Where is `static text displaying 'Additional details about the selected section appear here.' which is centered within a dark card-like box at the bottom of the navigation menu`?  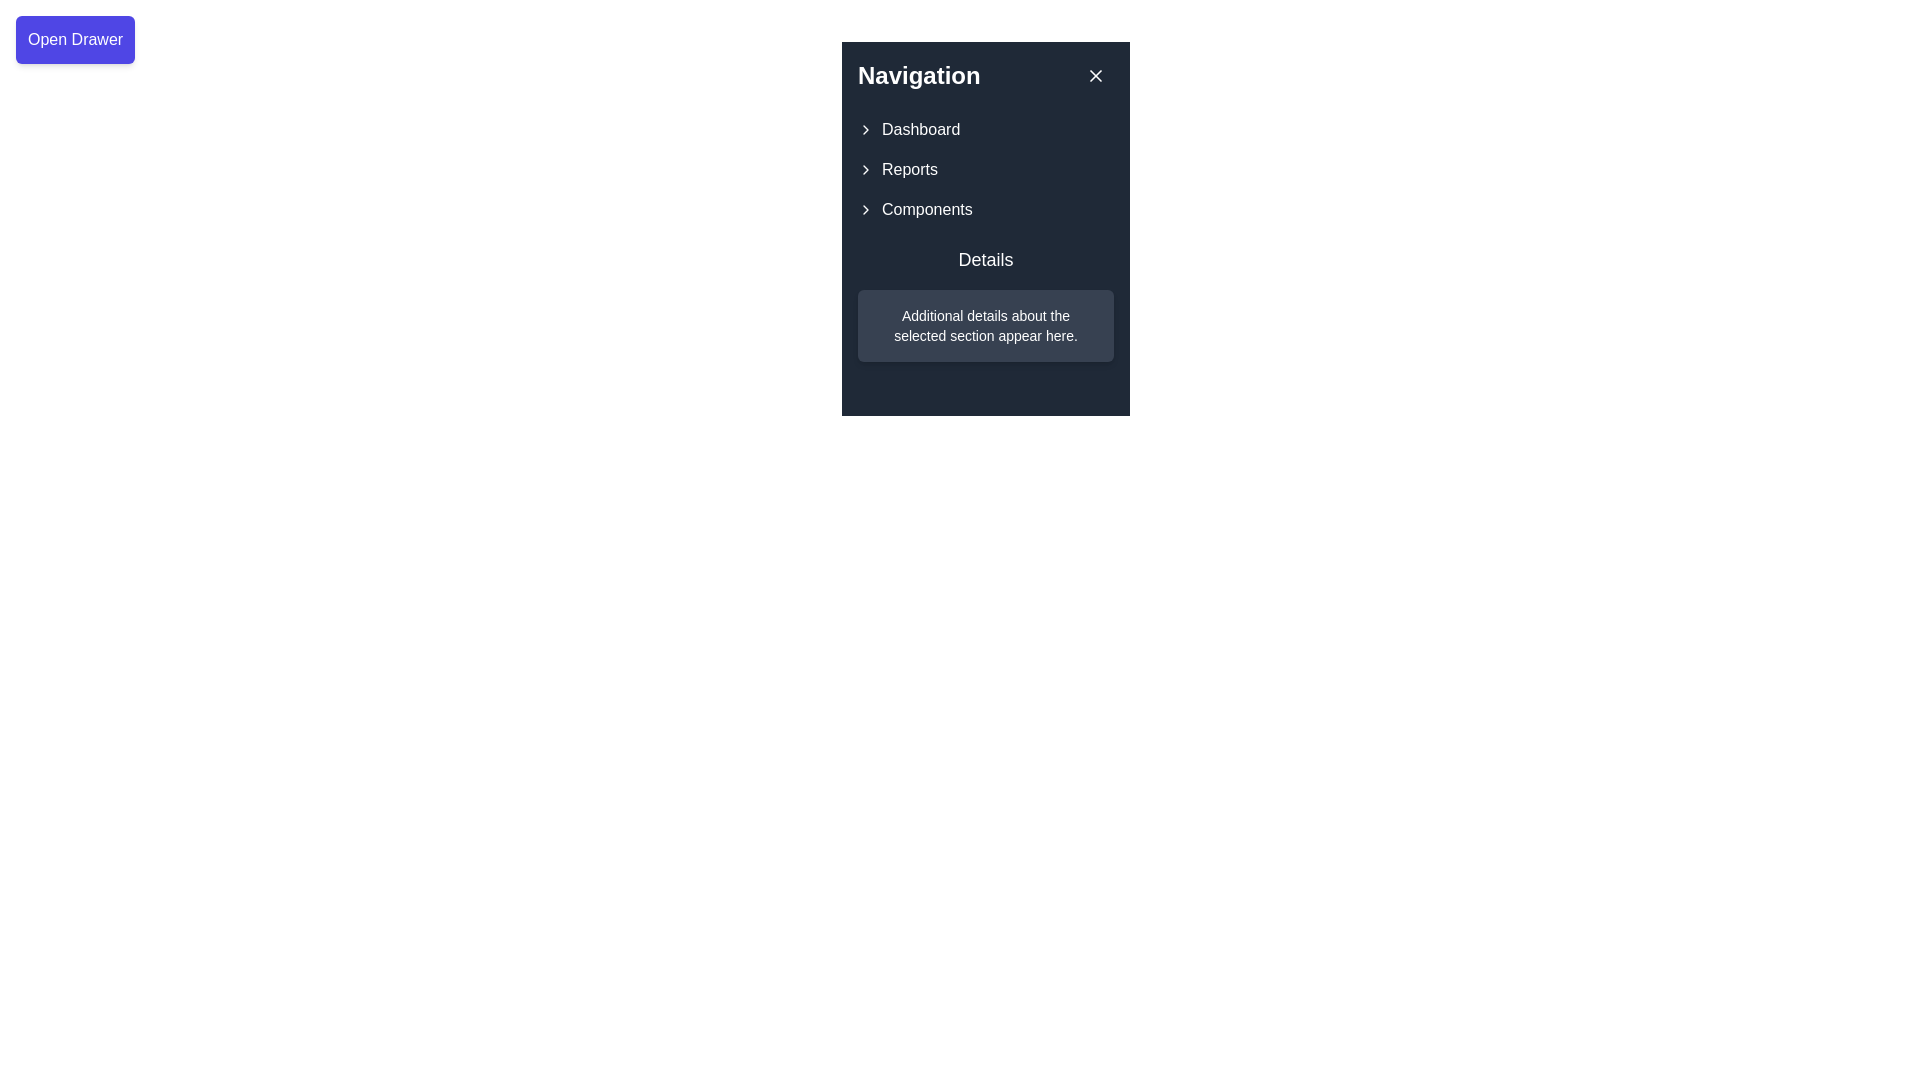 static text displaying 'Additional details about the selected section appear here.' which is centered within a dark card-like box at the bottom of the navigation menu is located at coordinates (985, 325).